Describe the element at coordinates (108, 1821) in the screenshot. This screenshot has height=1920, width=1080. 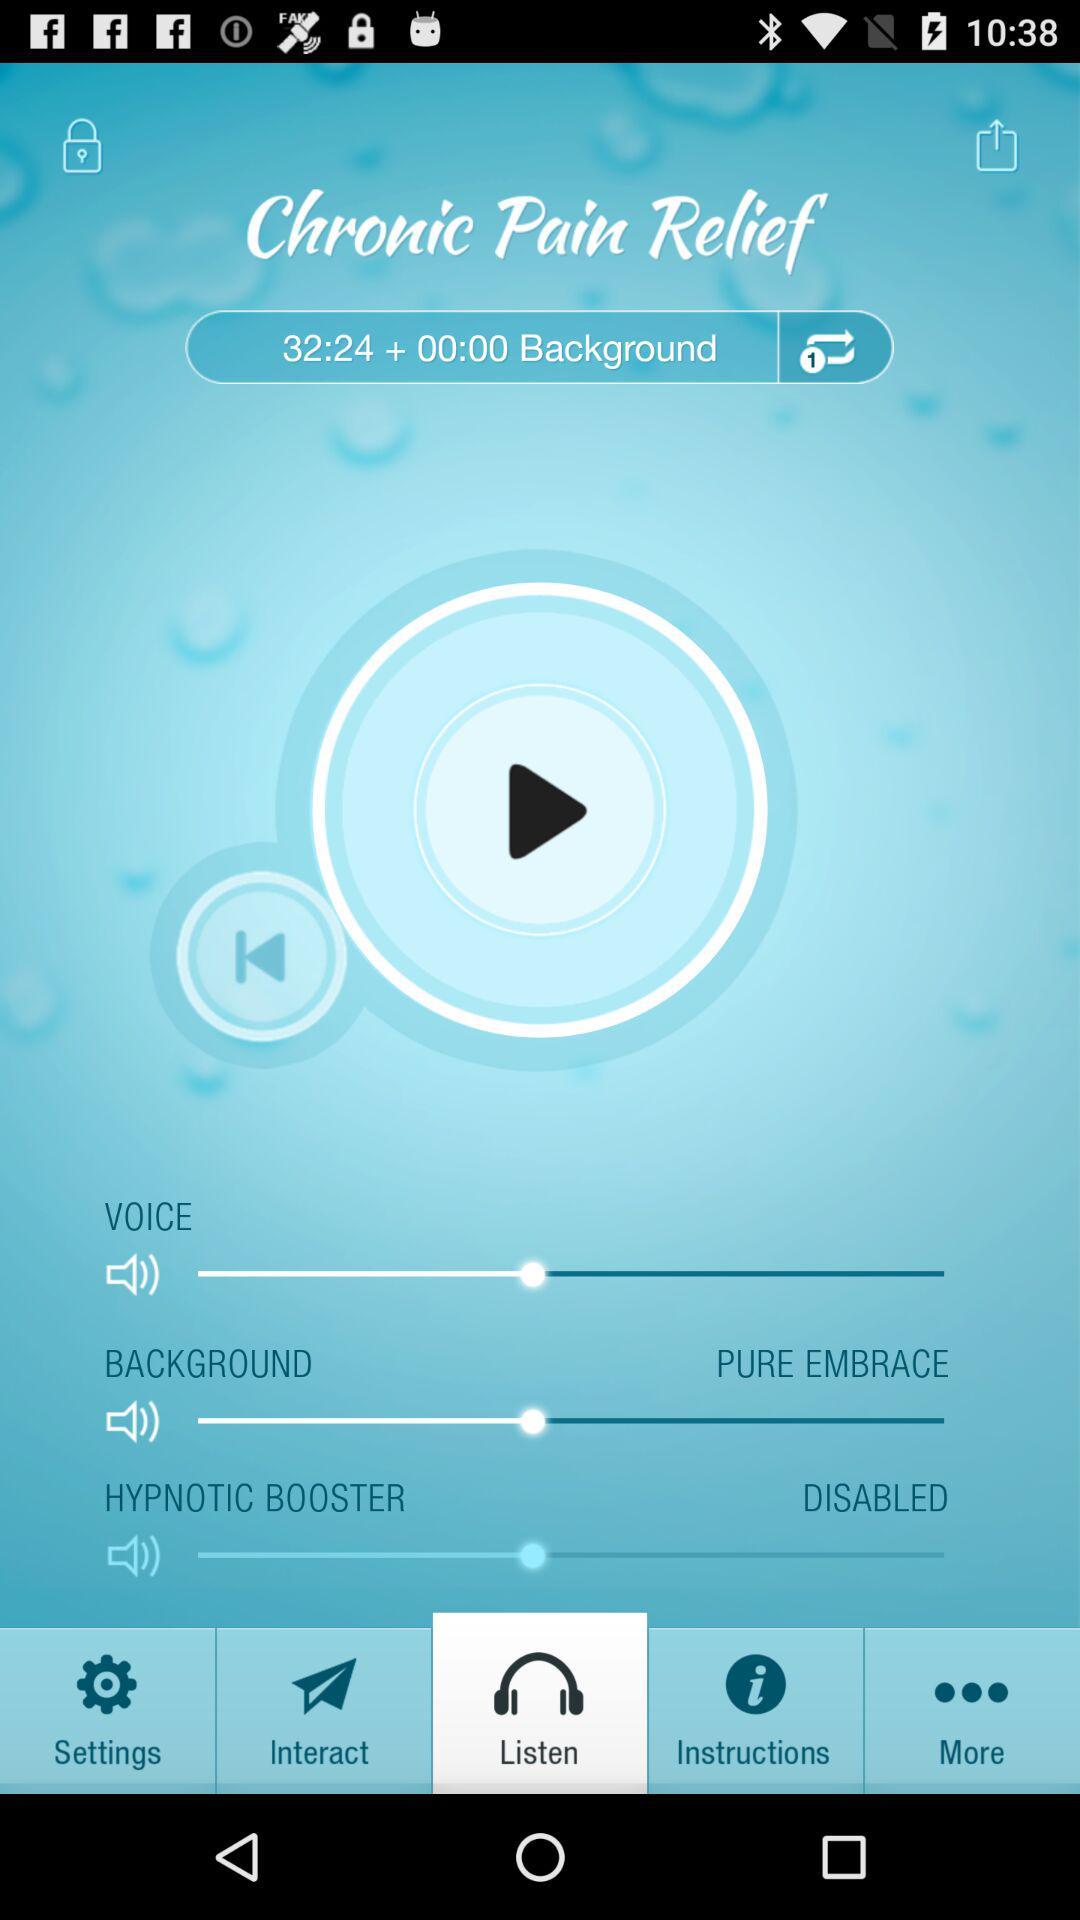
I see `the settings icon` at that location.